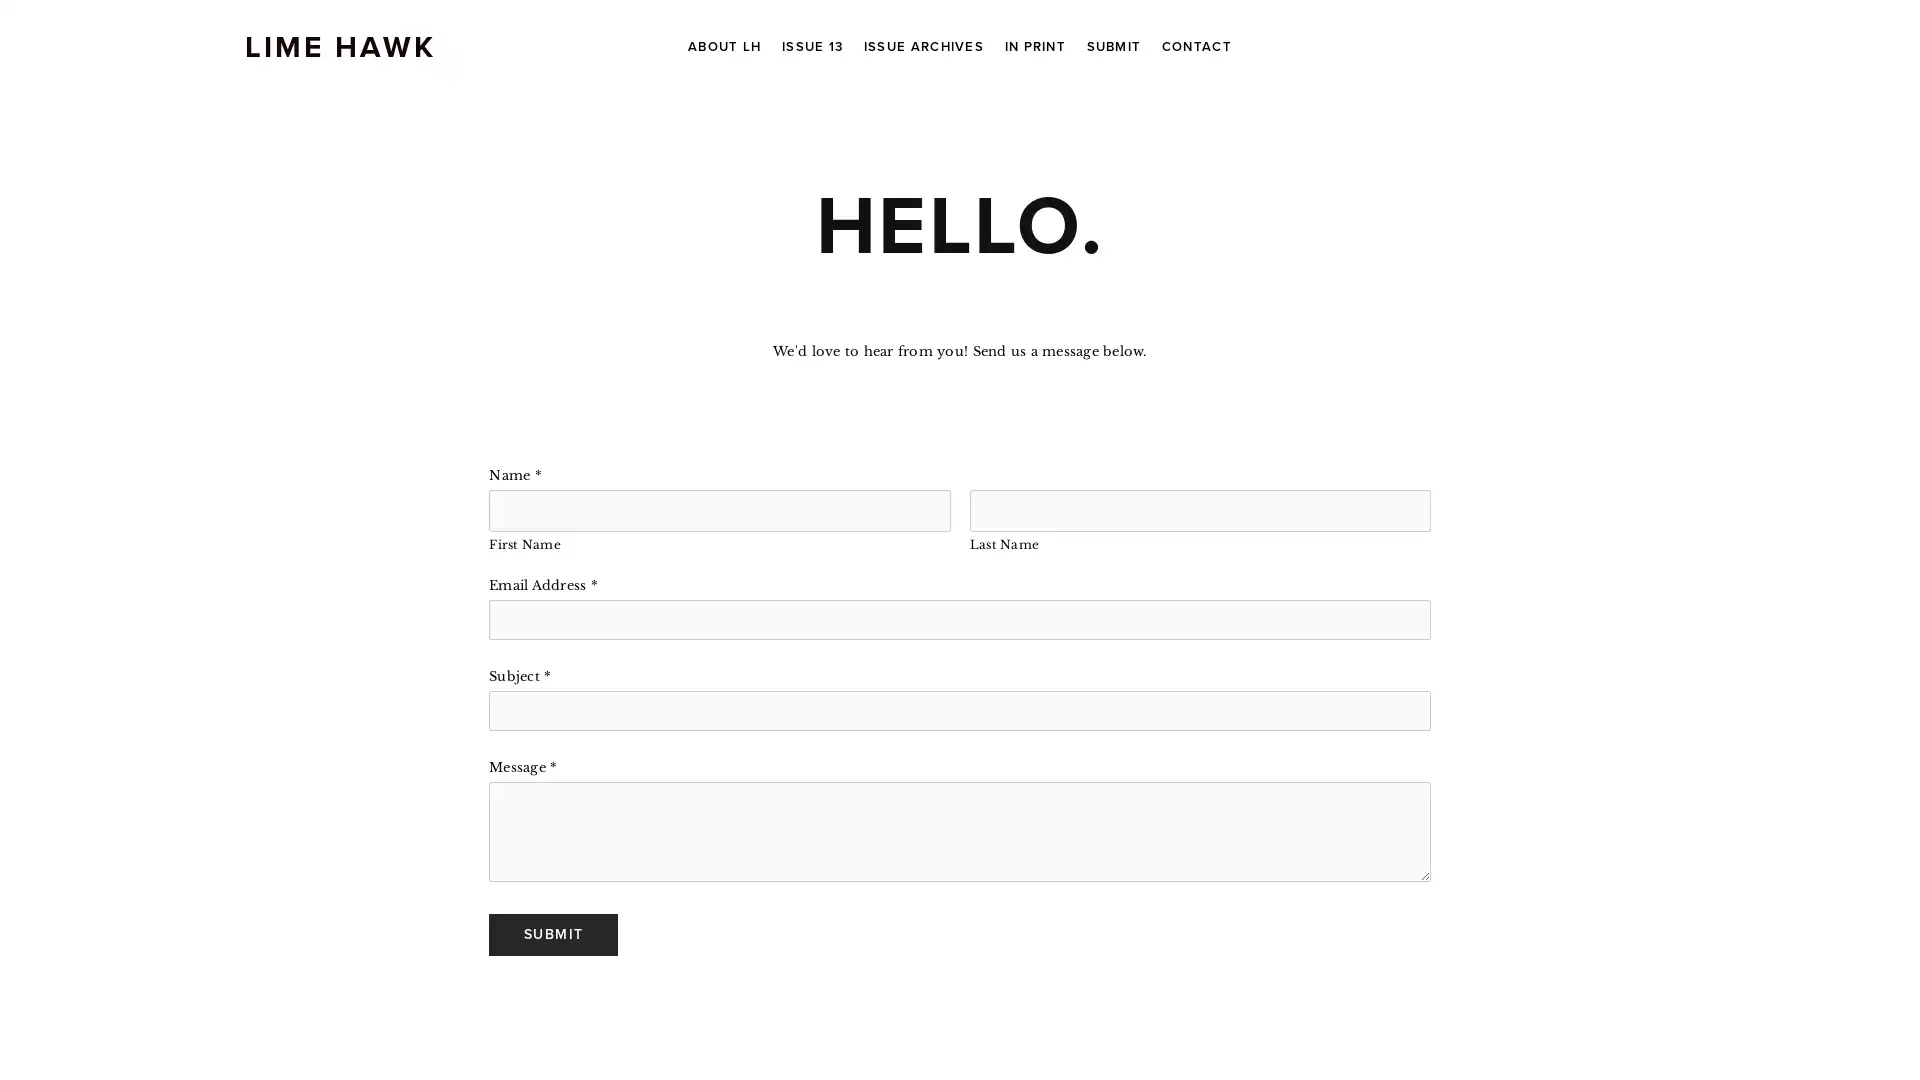 The width and height of the screenshot is (1920, 1080). I want to click on Submit, so click(553, 933).